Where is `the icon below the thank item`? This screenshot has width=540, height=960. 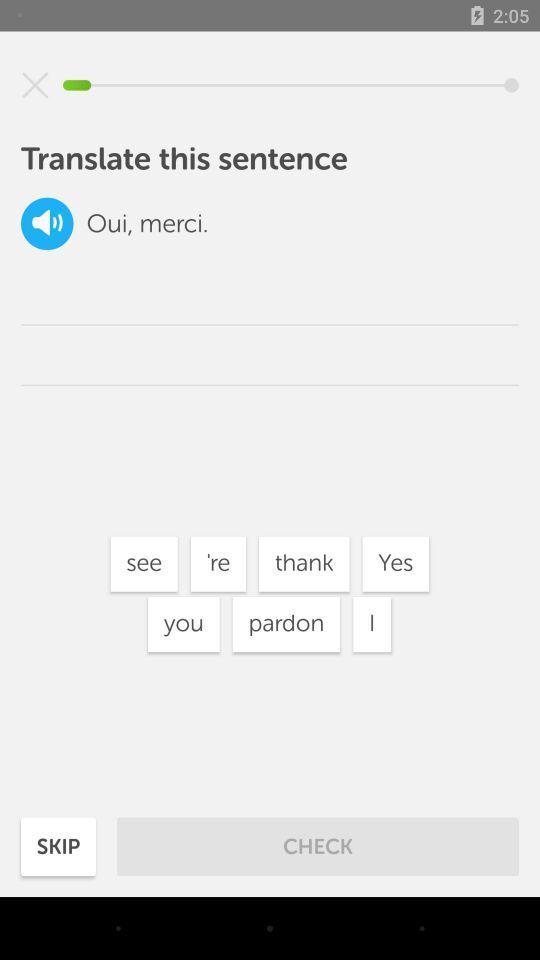
the icon below the thank item is located at coordinates (372, 623).